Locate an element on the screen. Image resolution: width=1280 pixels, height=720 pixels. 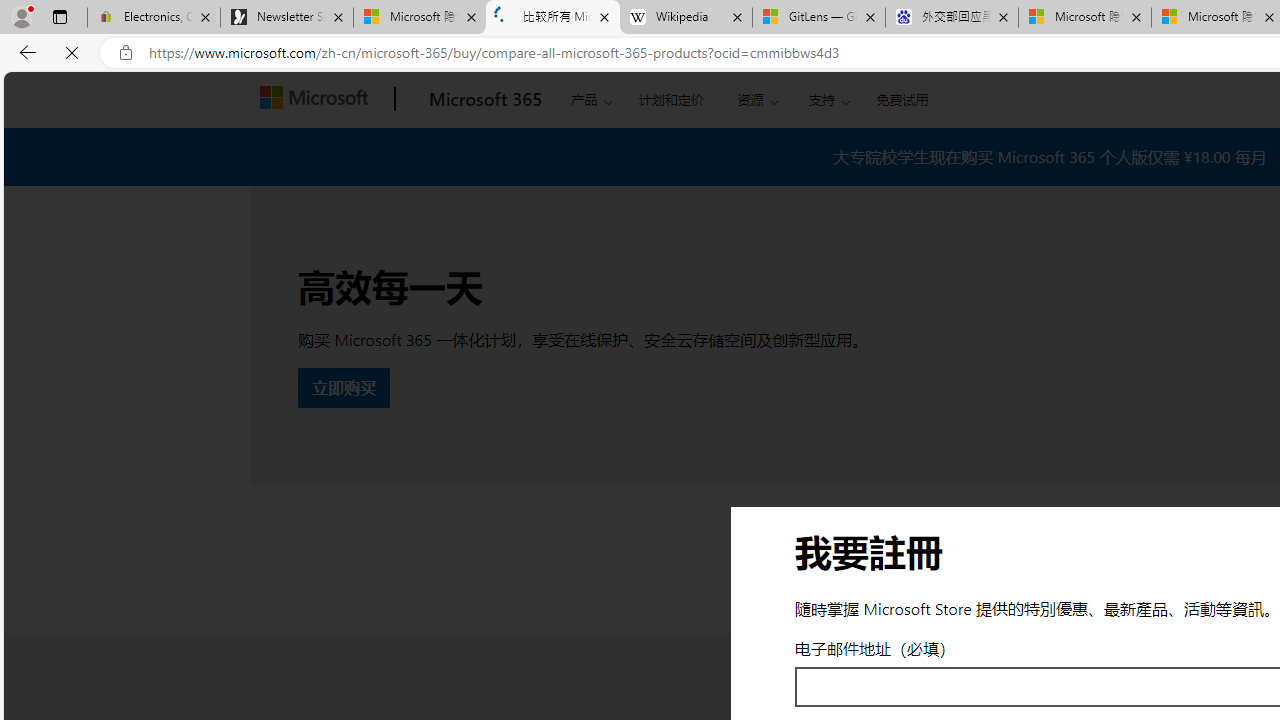
'Electronics, Cars, Fashion, Collectibles & More | eBay' is located at coordinates (153, 17).